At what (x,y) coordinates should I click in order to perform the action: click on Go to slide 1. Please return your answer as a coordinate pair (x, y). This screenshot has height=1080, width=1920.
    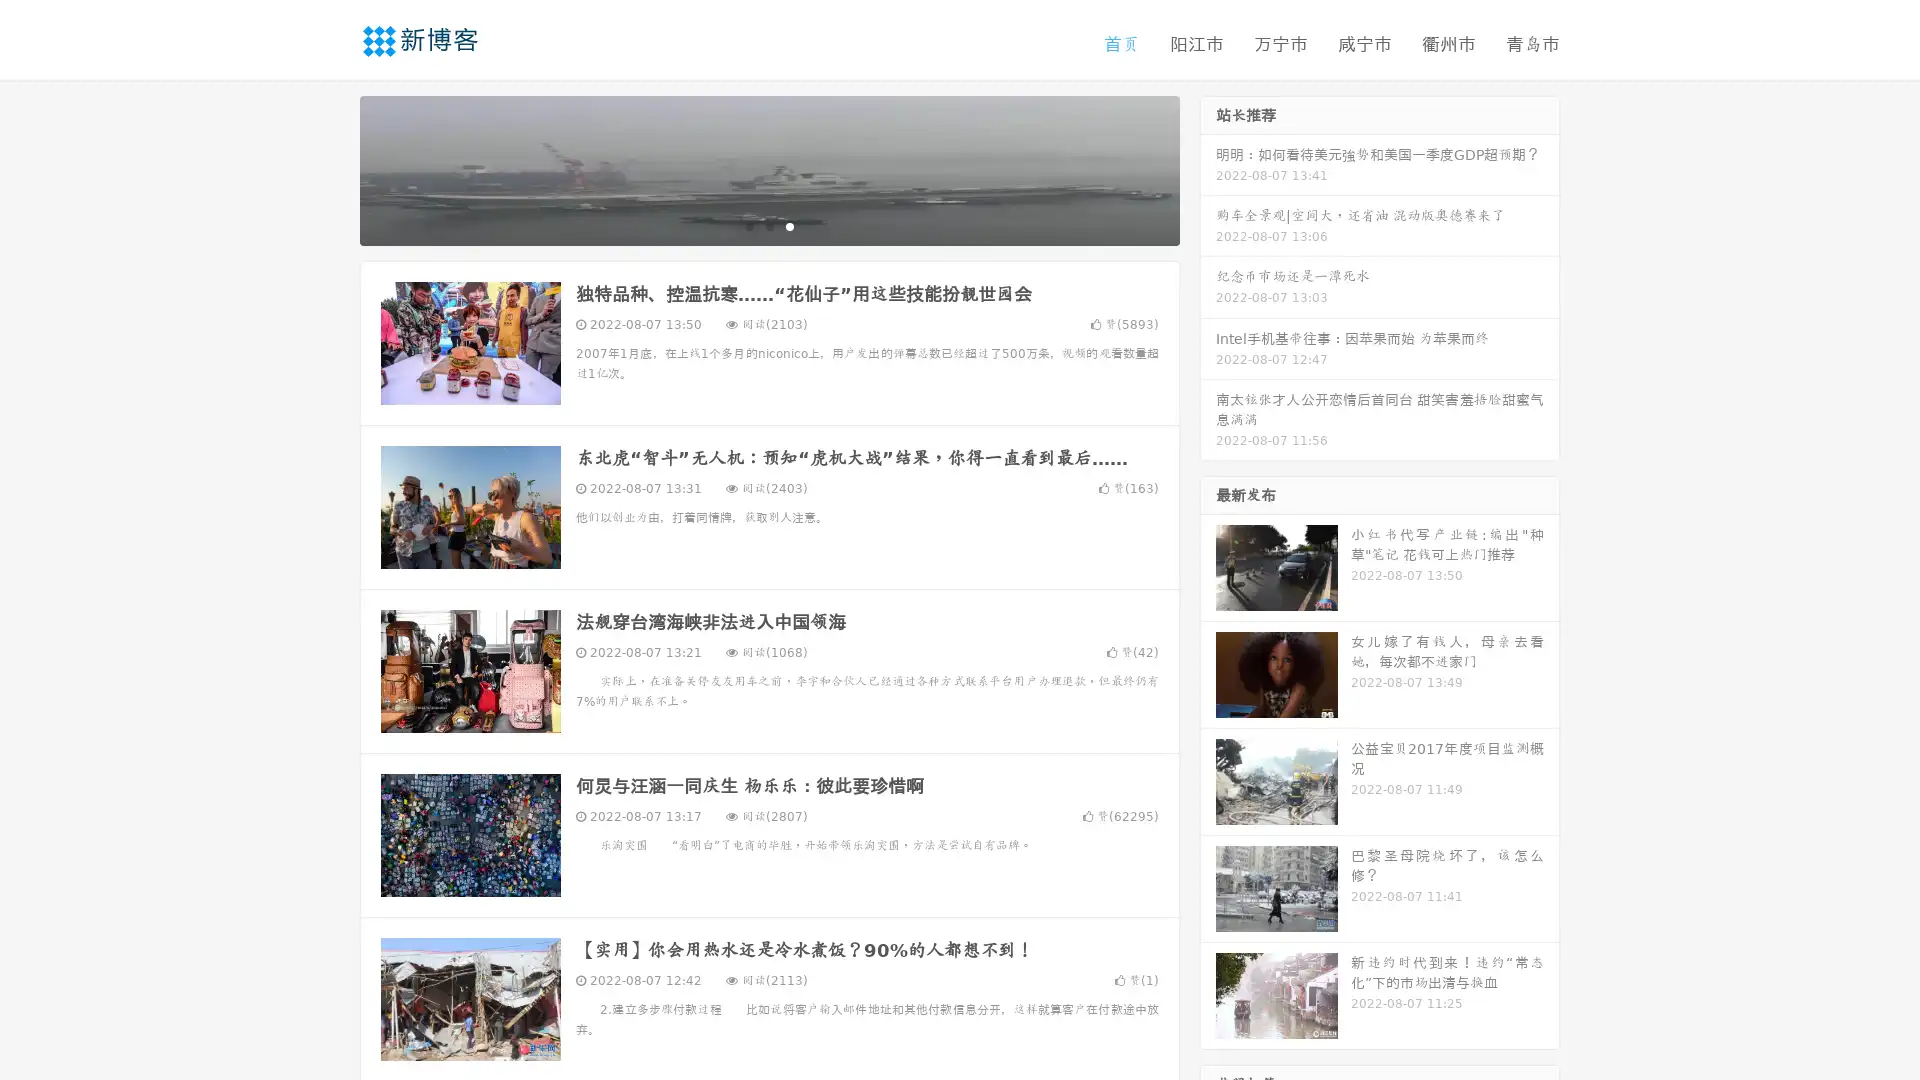
    Looking at the image, I should click on (748, 225).